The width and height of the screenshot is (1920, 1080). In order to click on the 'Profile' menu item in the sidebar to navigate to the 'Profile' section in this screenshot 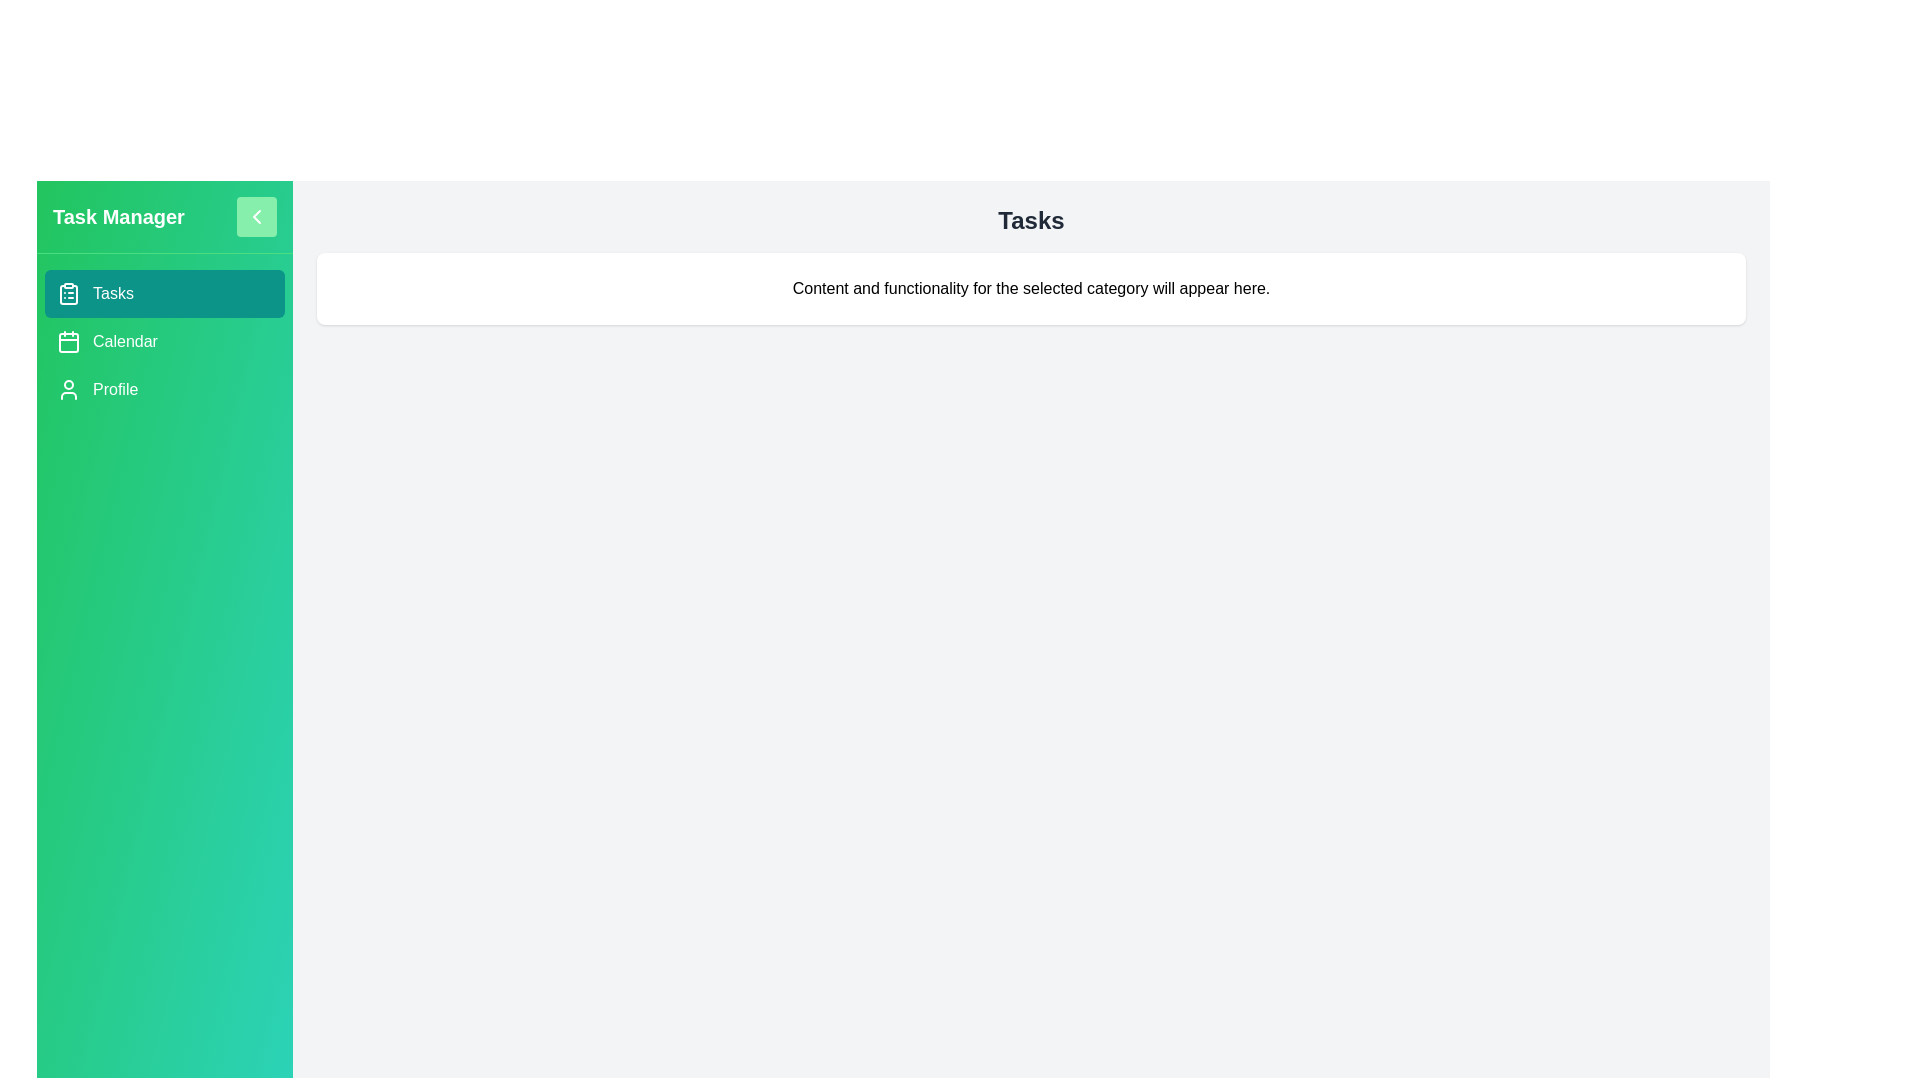, I will do `click(164, 389)`.